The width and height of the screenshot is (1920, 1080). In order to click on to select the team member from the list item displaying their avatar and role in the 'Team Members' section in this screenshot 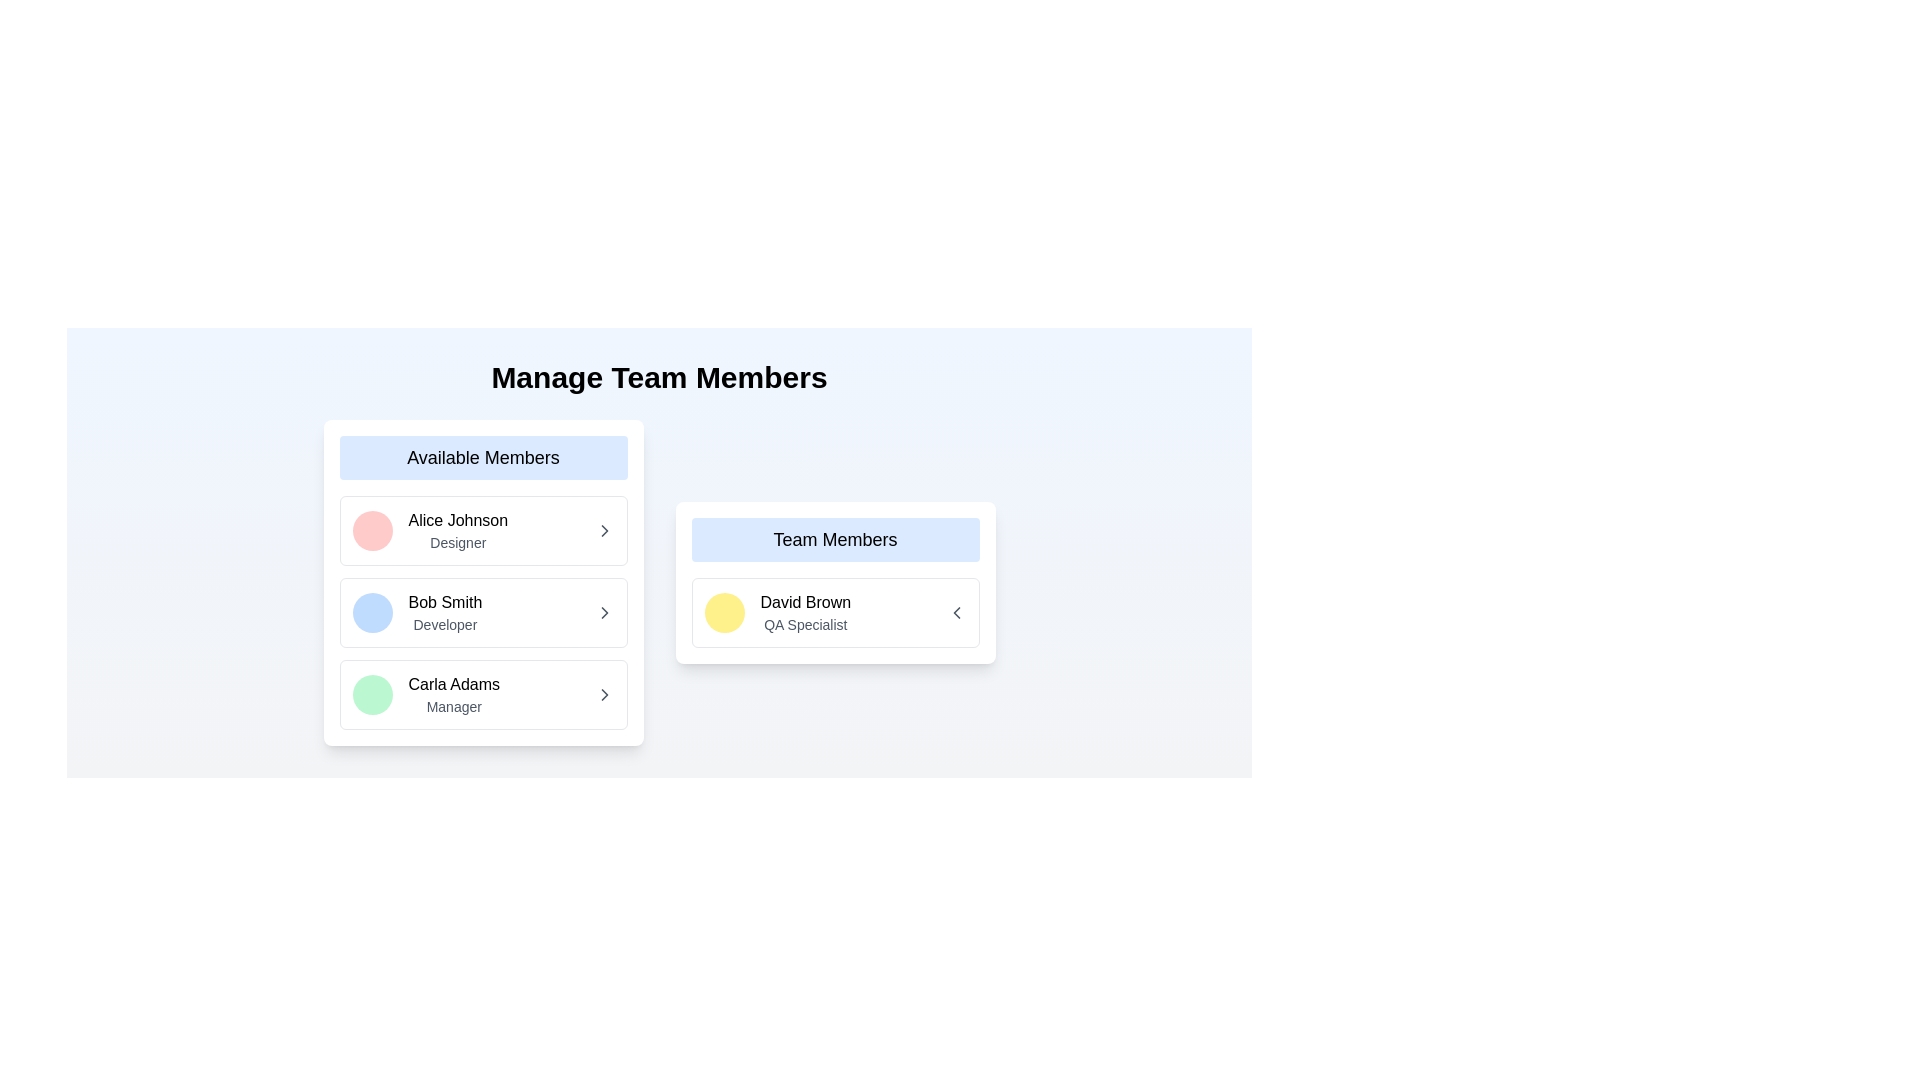, I will do `click(776, 612)`.